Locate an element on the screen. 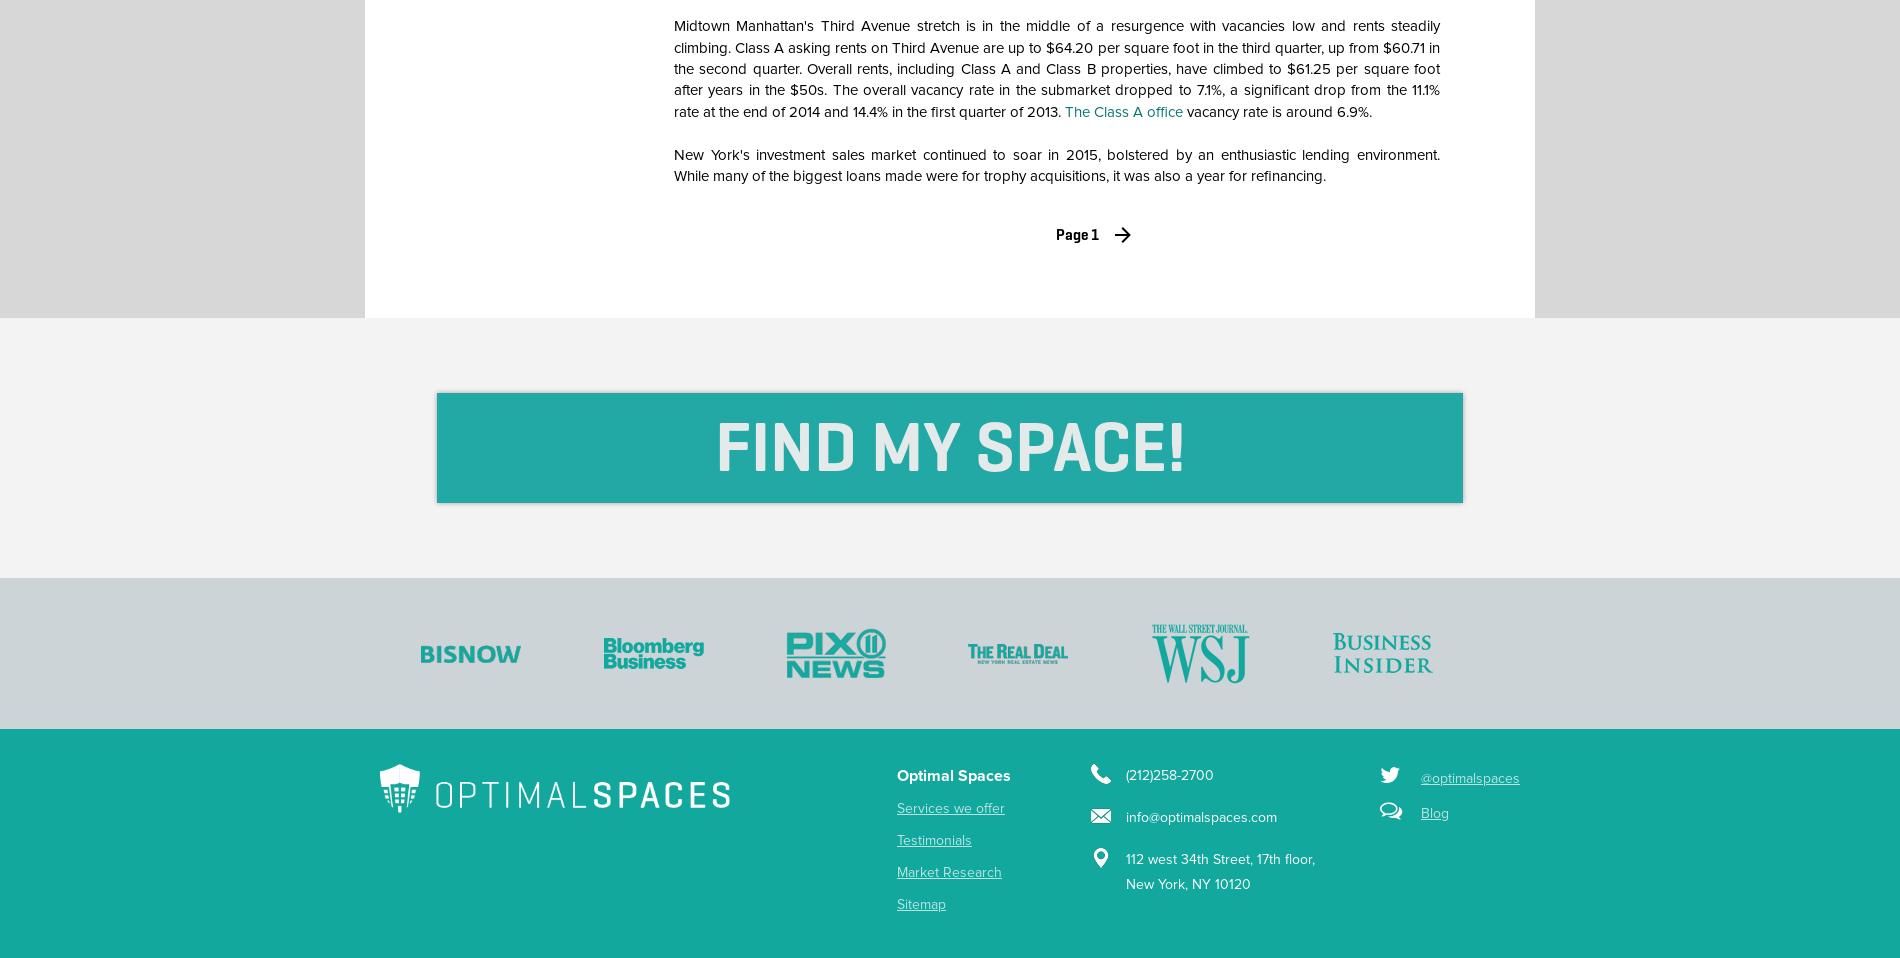 The width and height of the screenshot is (1900, 958). 'vacancy rate is around 6.9%.' is located at coordinates (1276, 111).